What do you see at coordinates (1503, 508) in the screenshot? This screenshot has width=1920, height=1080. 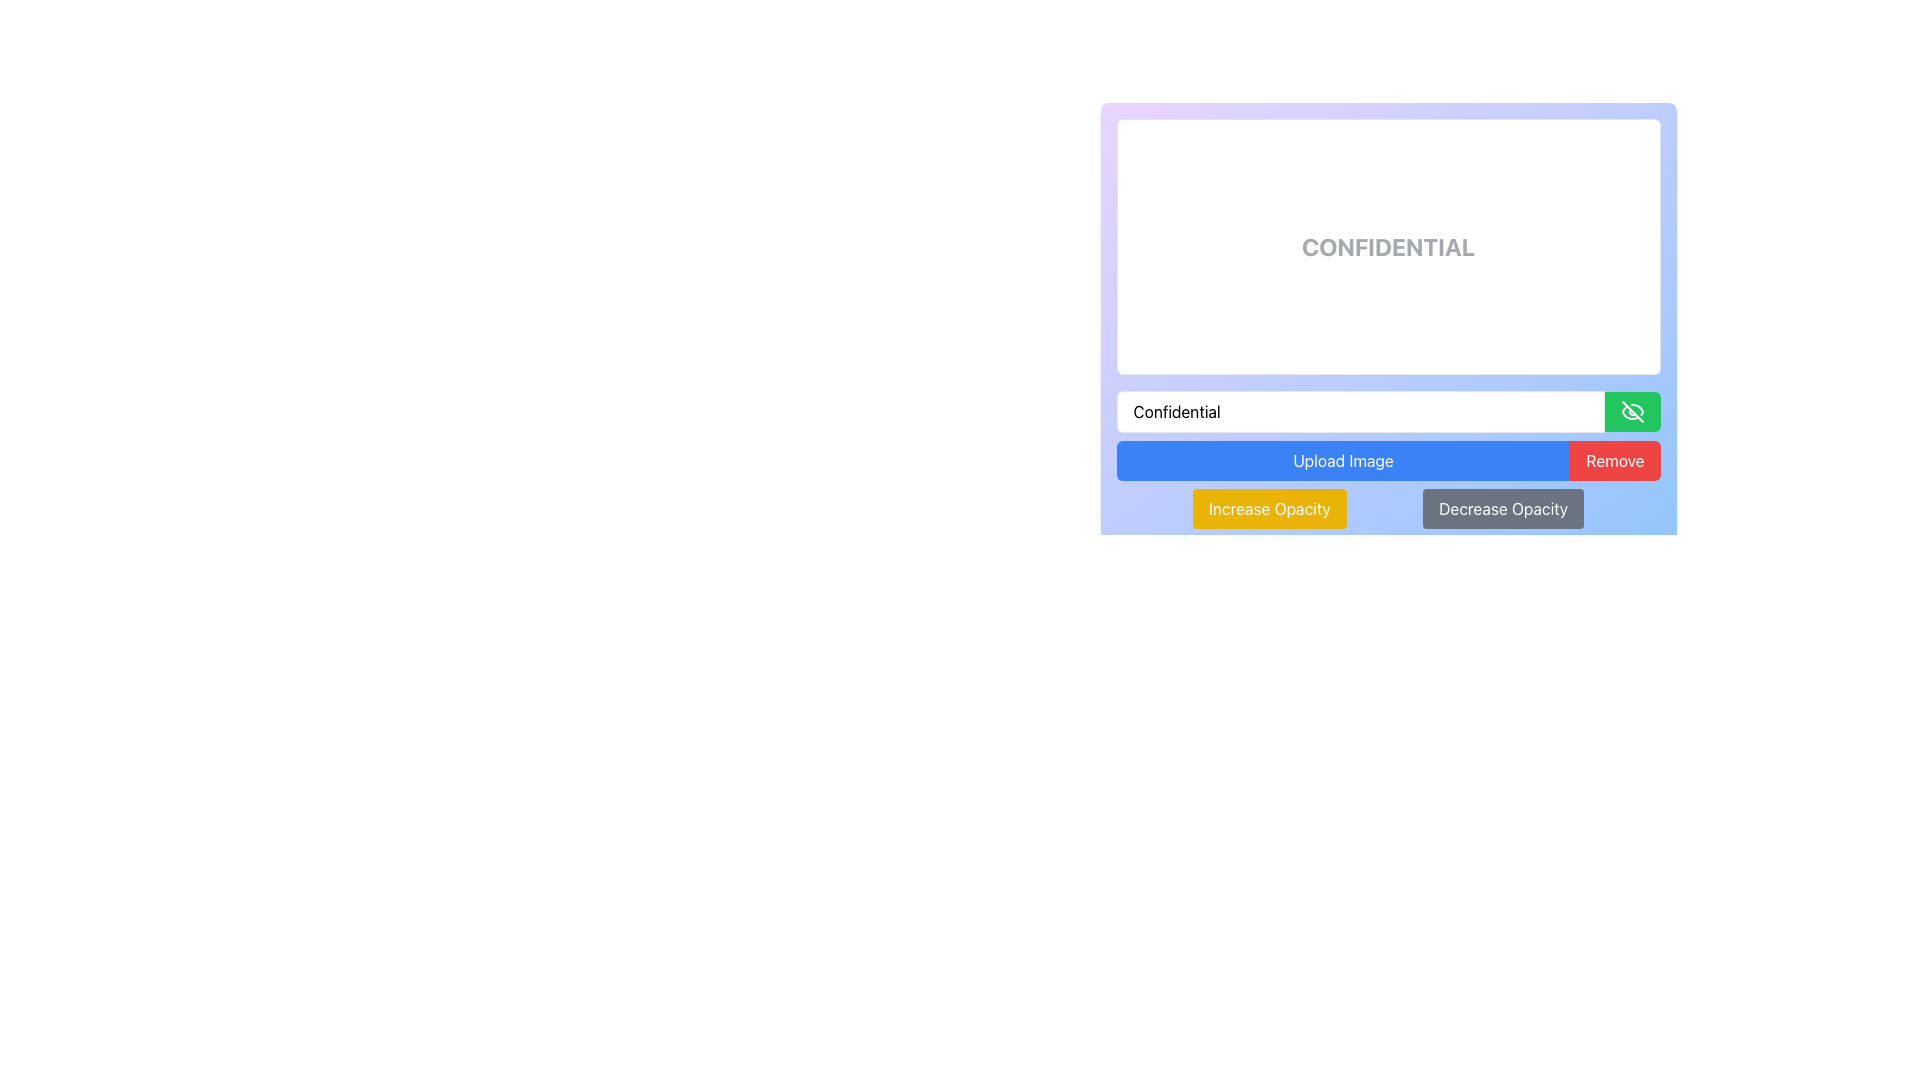 I see `the button located at the rightmost position within a horizontal group of two buttons at the bottom of the interface to decrease the opacity of the visual element` at bounding box center [1503, 508].